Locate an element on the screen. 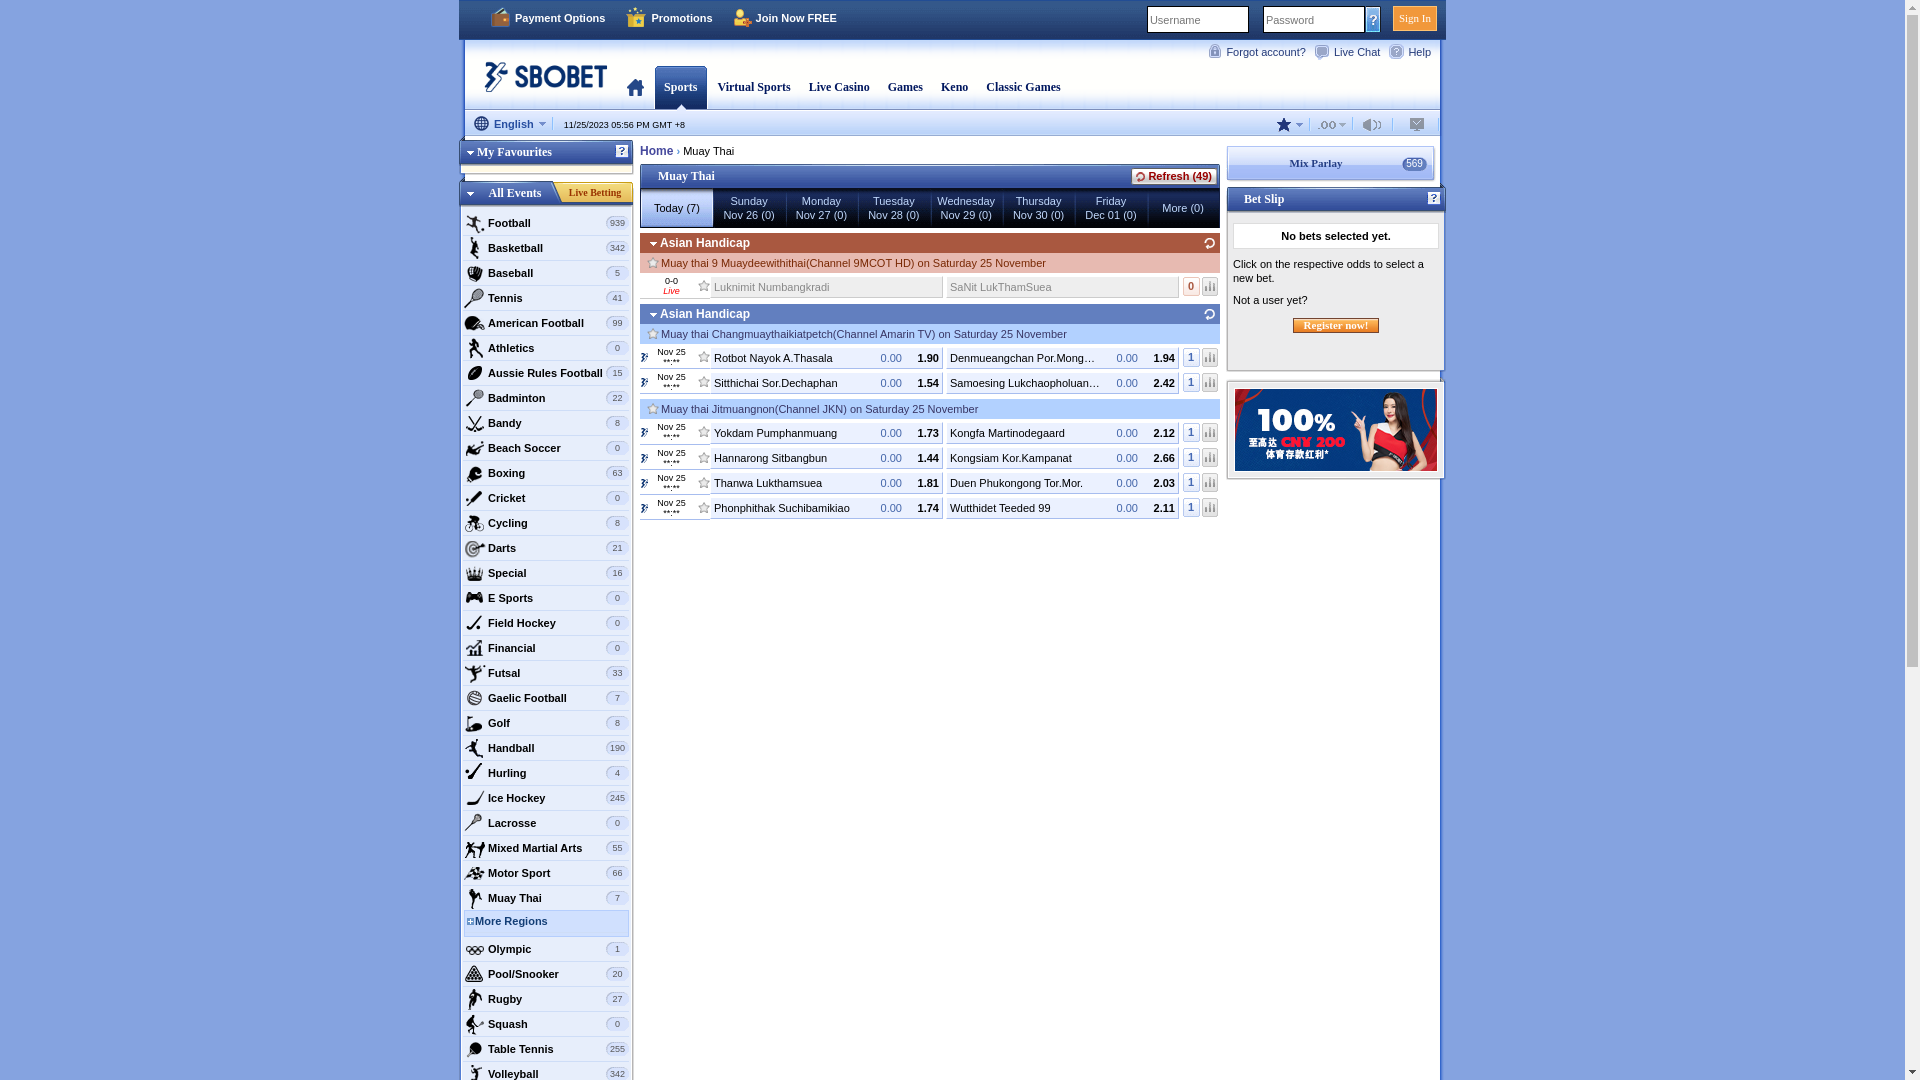 Image resolution: width=1920 pixels, height=1080 pixels. 'Motor Sport is located at coordinates (461, 871).